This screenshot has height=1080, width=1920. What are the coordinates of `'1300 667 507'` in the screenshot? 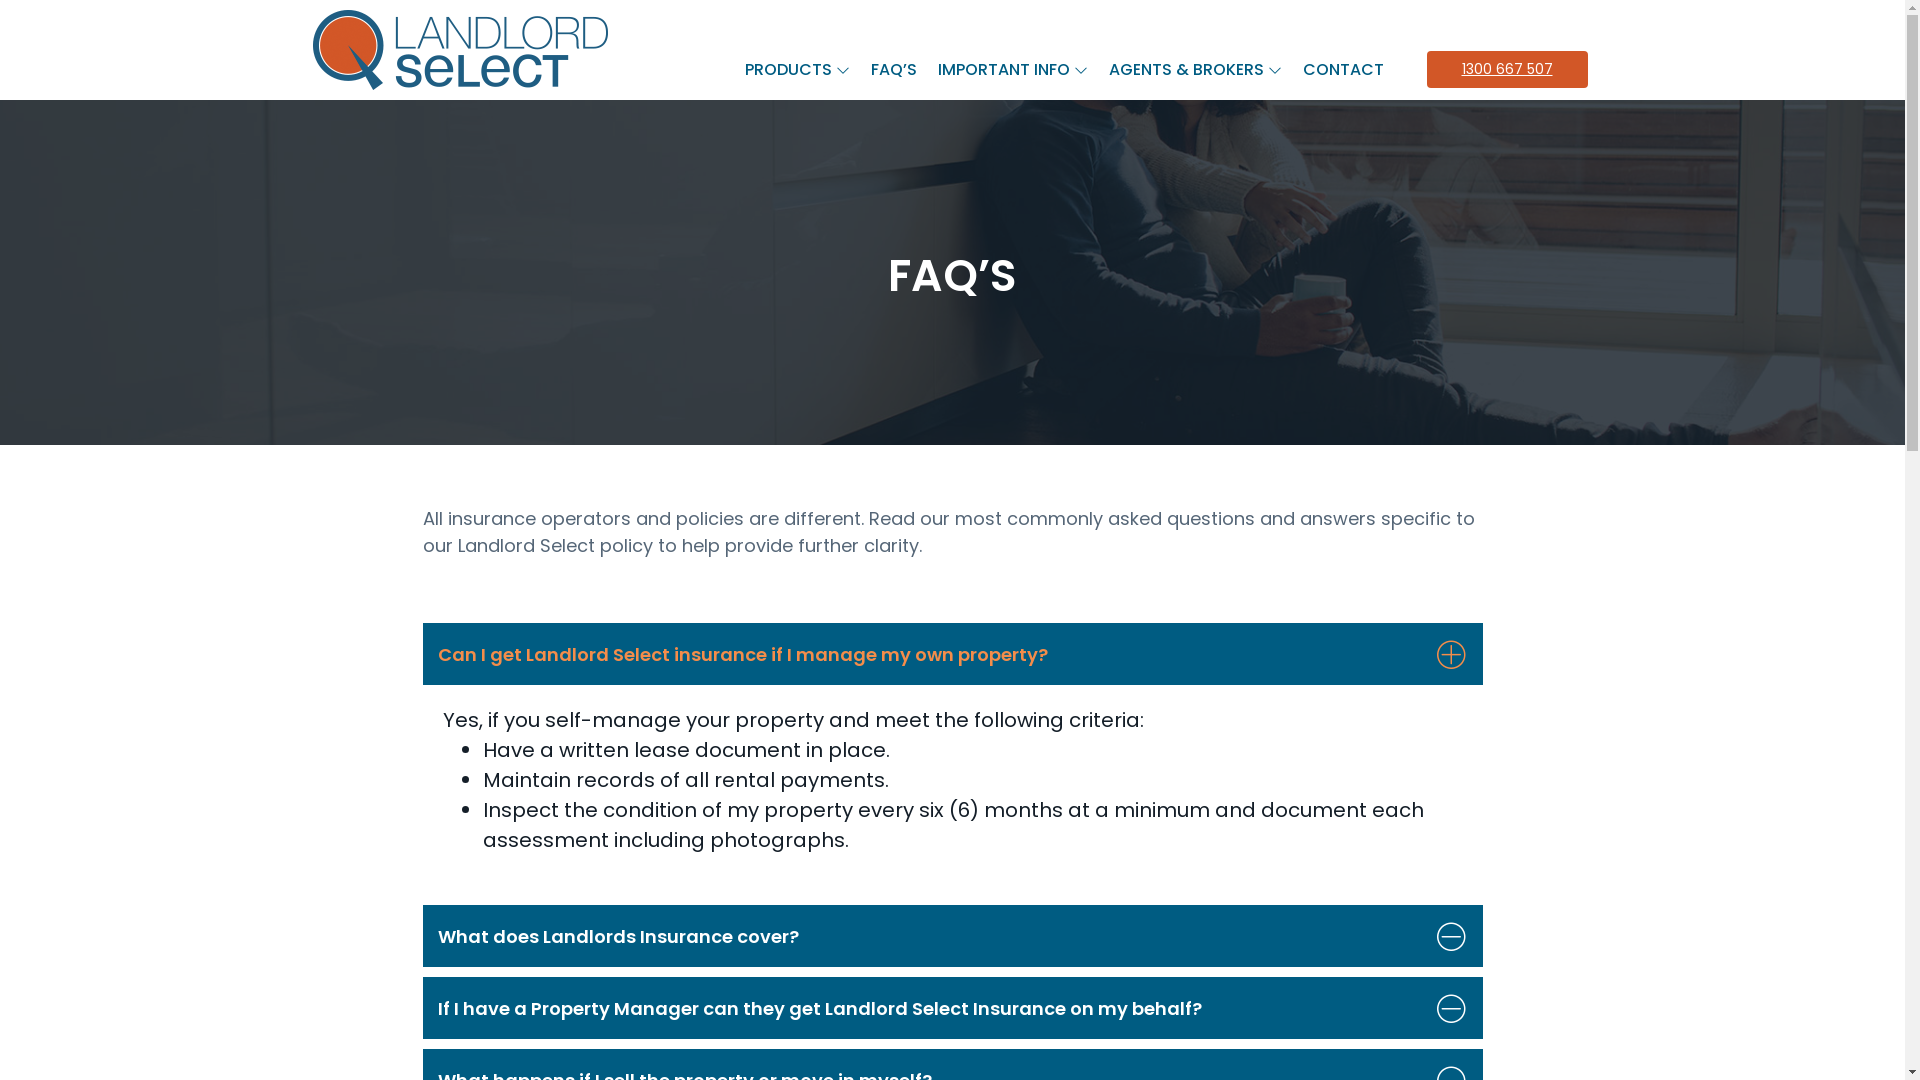 It's located at (1506, 67).